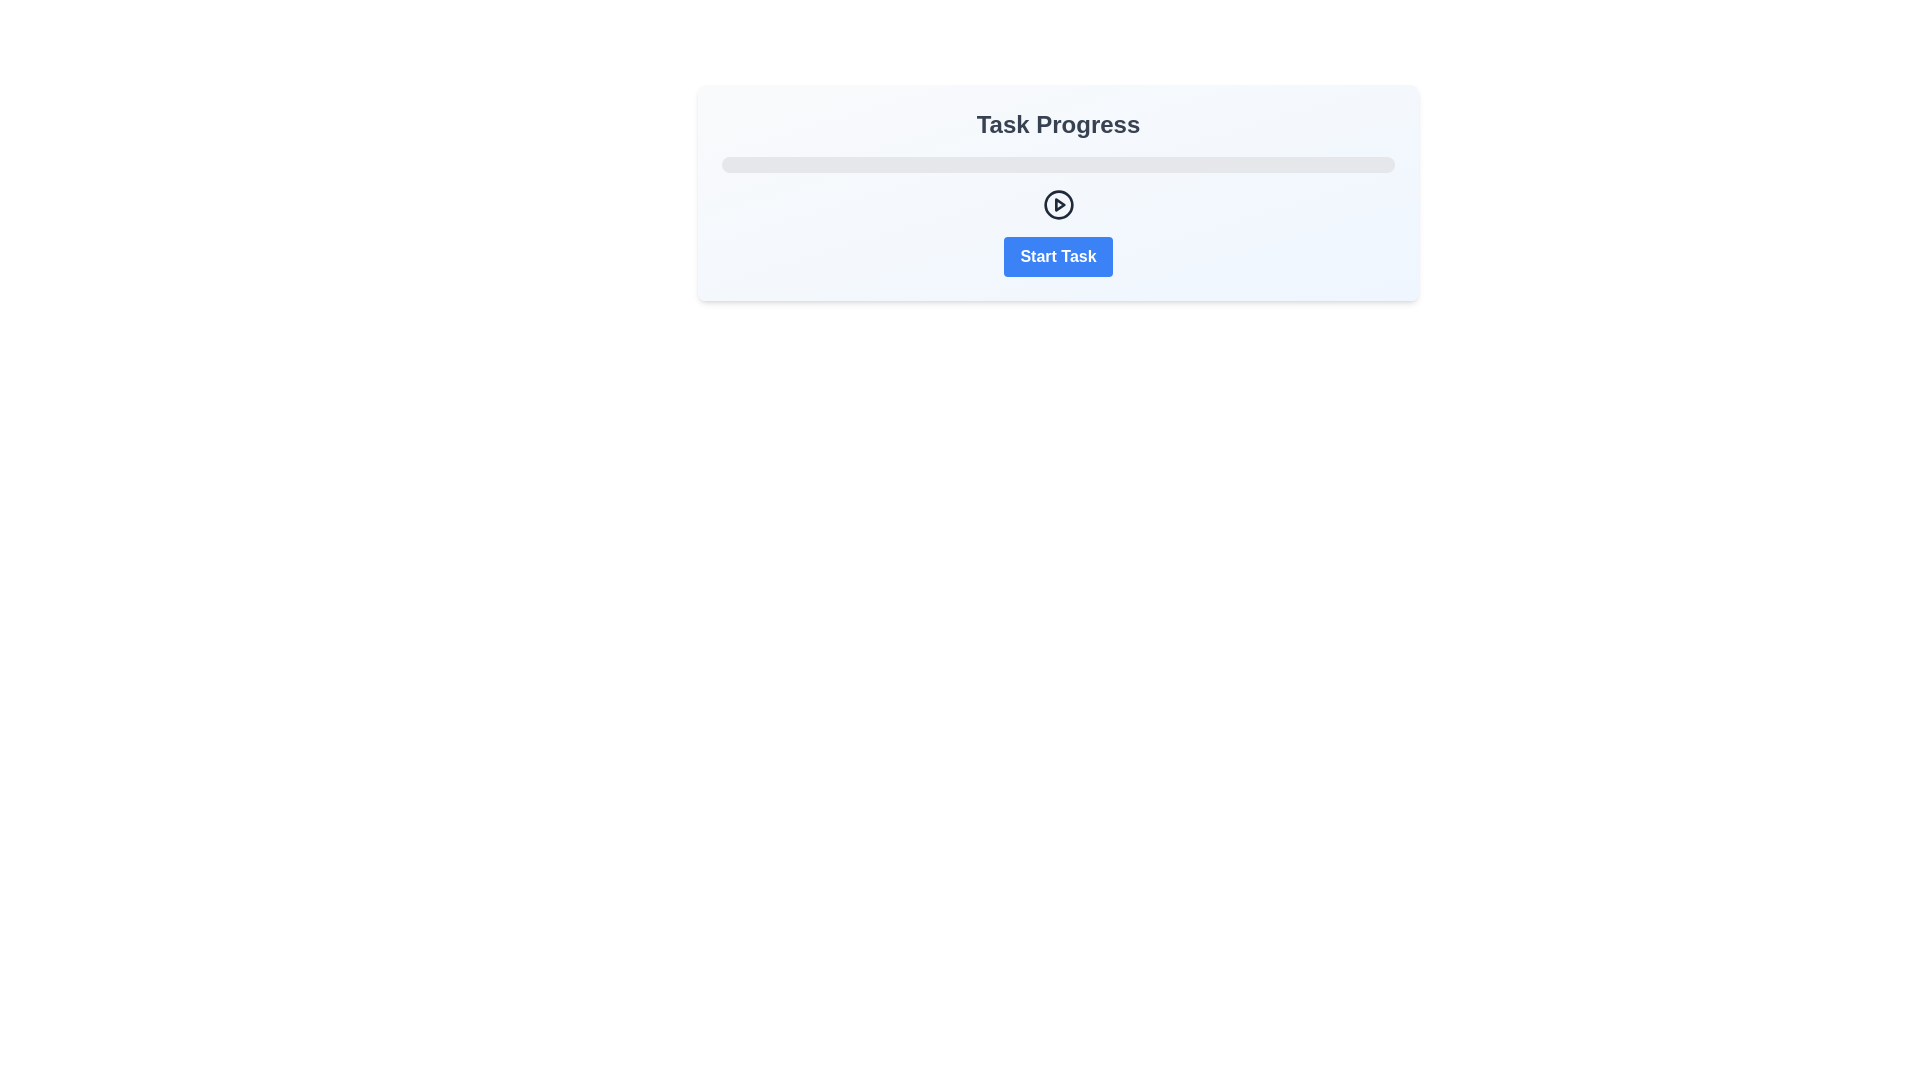  What do you see at coordinates (1057, 204) in the screenshot?
I see `the outer circle of the play button icon, which is a decorative SVG Circle indicating the initiation of a playable action` at bounding box center [1057, 204].